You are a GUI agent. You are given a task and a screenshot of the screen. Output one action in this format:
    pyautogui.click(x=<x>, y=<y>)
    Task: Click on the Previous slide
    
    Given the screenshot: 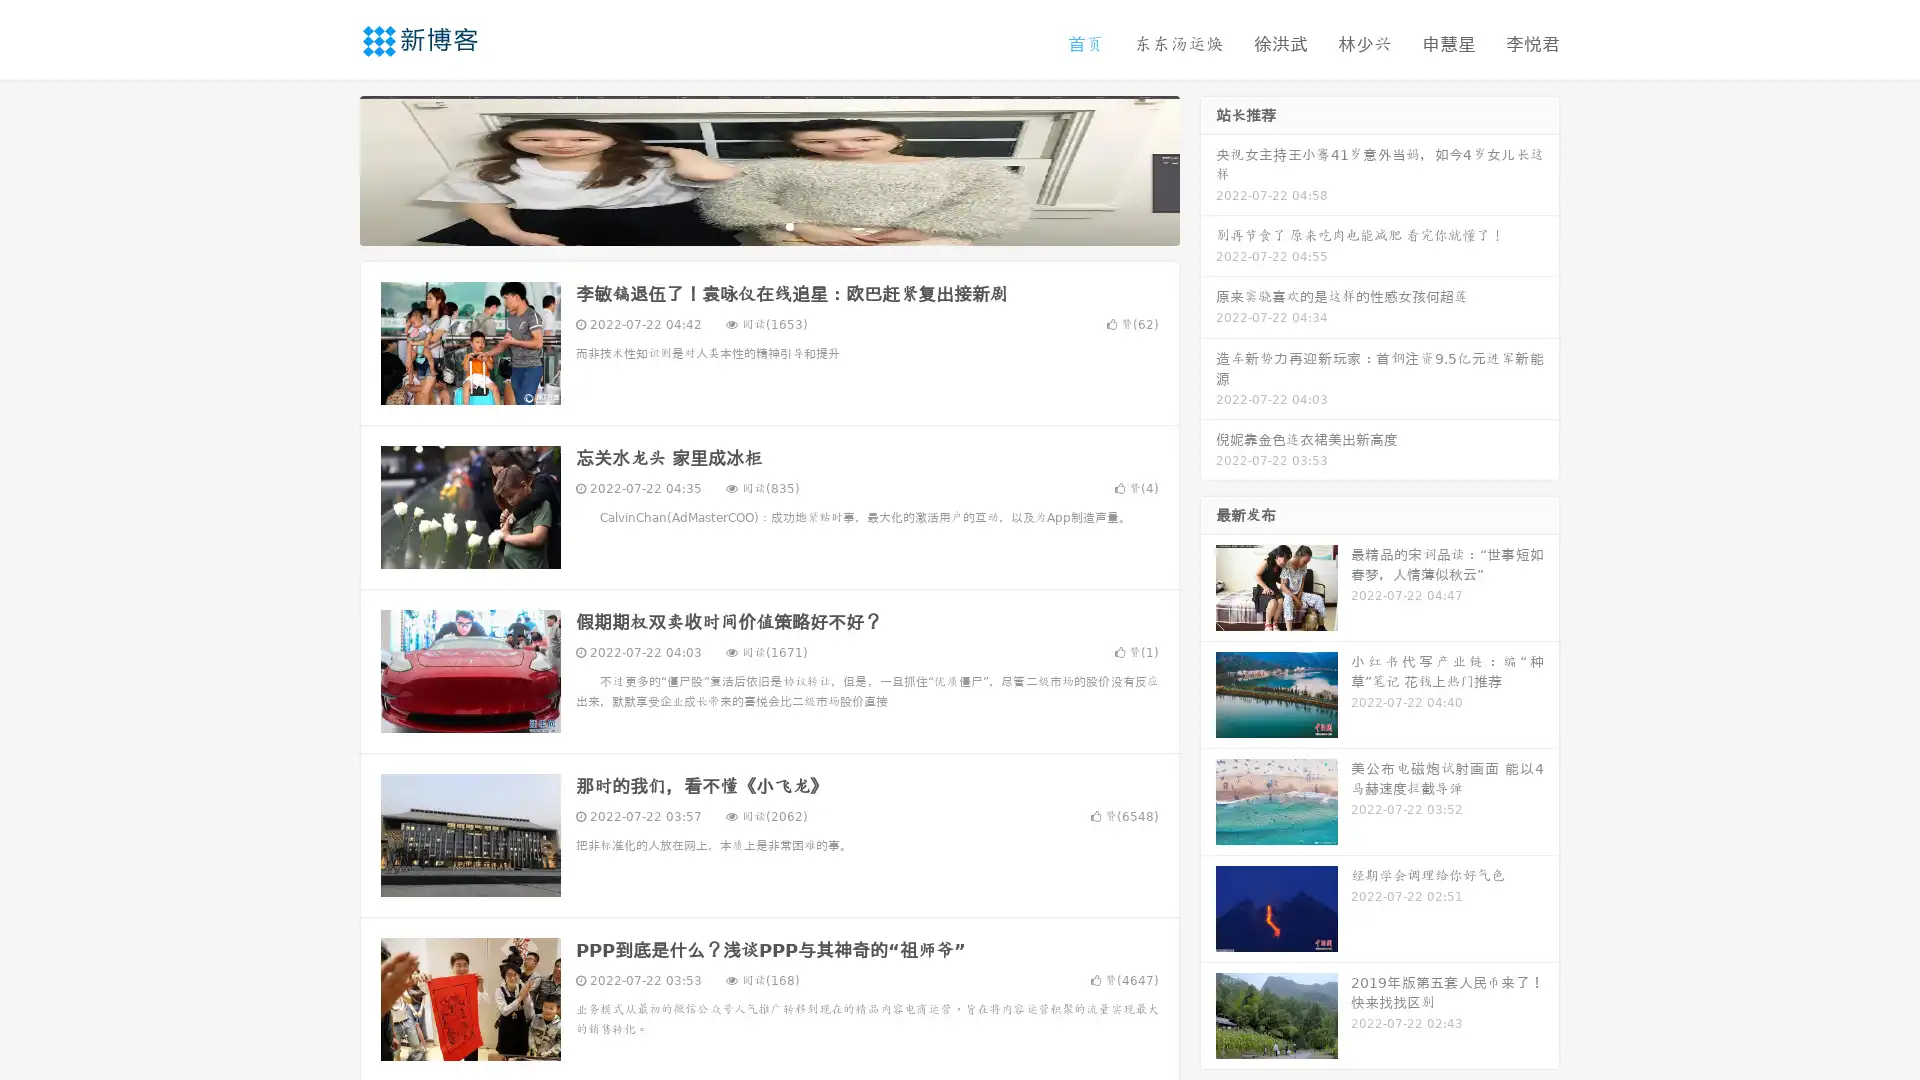 What is the action you would take?
    pyautogui.click(x=330, y=168)
    